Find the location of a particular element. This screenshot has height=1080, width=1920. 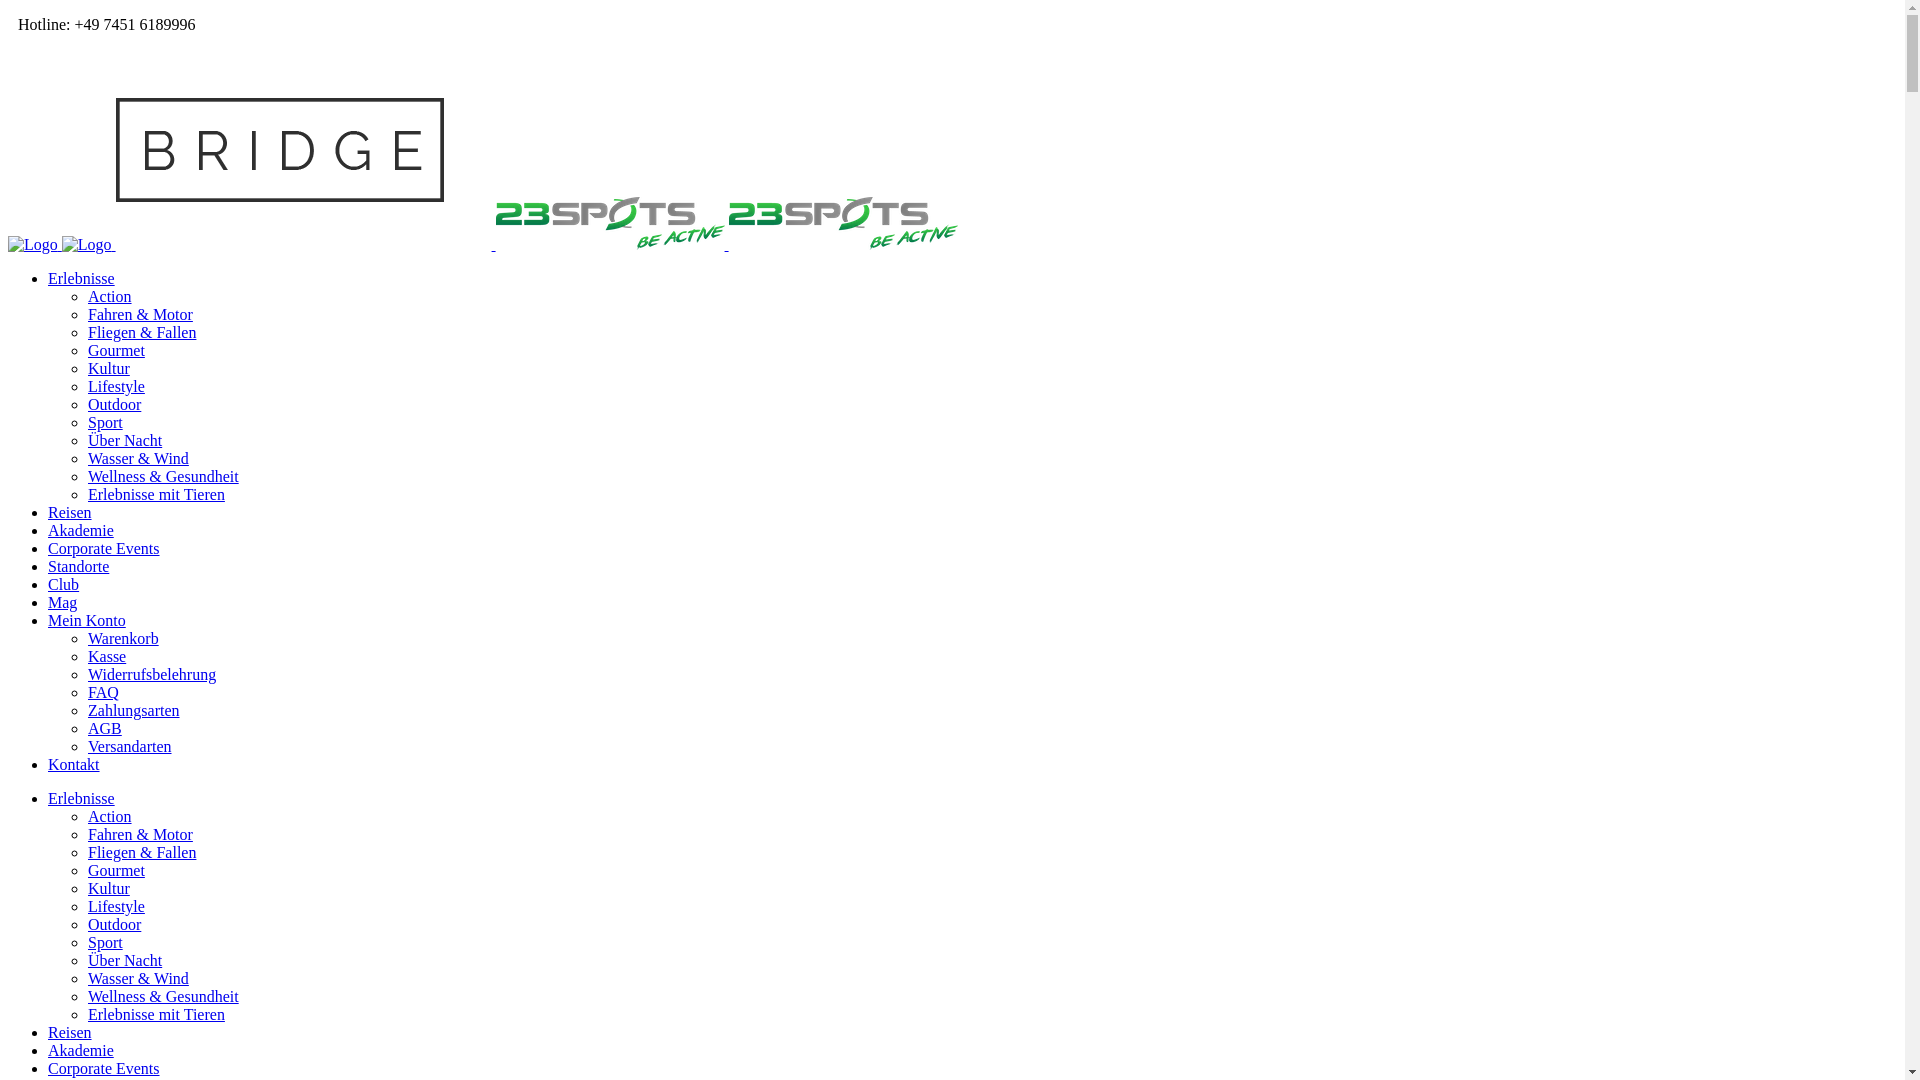

'Kontakt' is located at coordinates (73, 764).